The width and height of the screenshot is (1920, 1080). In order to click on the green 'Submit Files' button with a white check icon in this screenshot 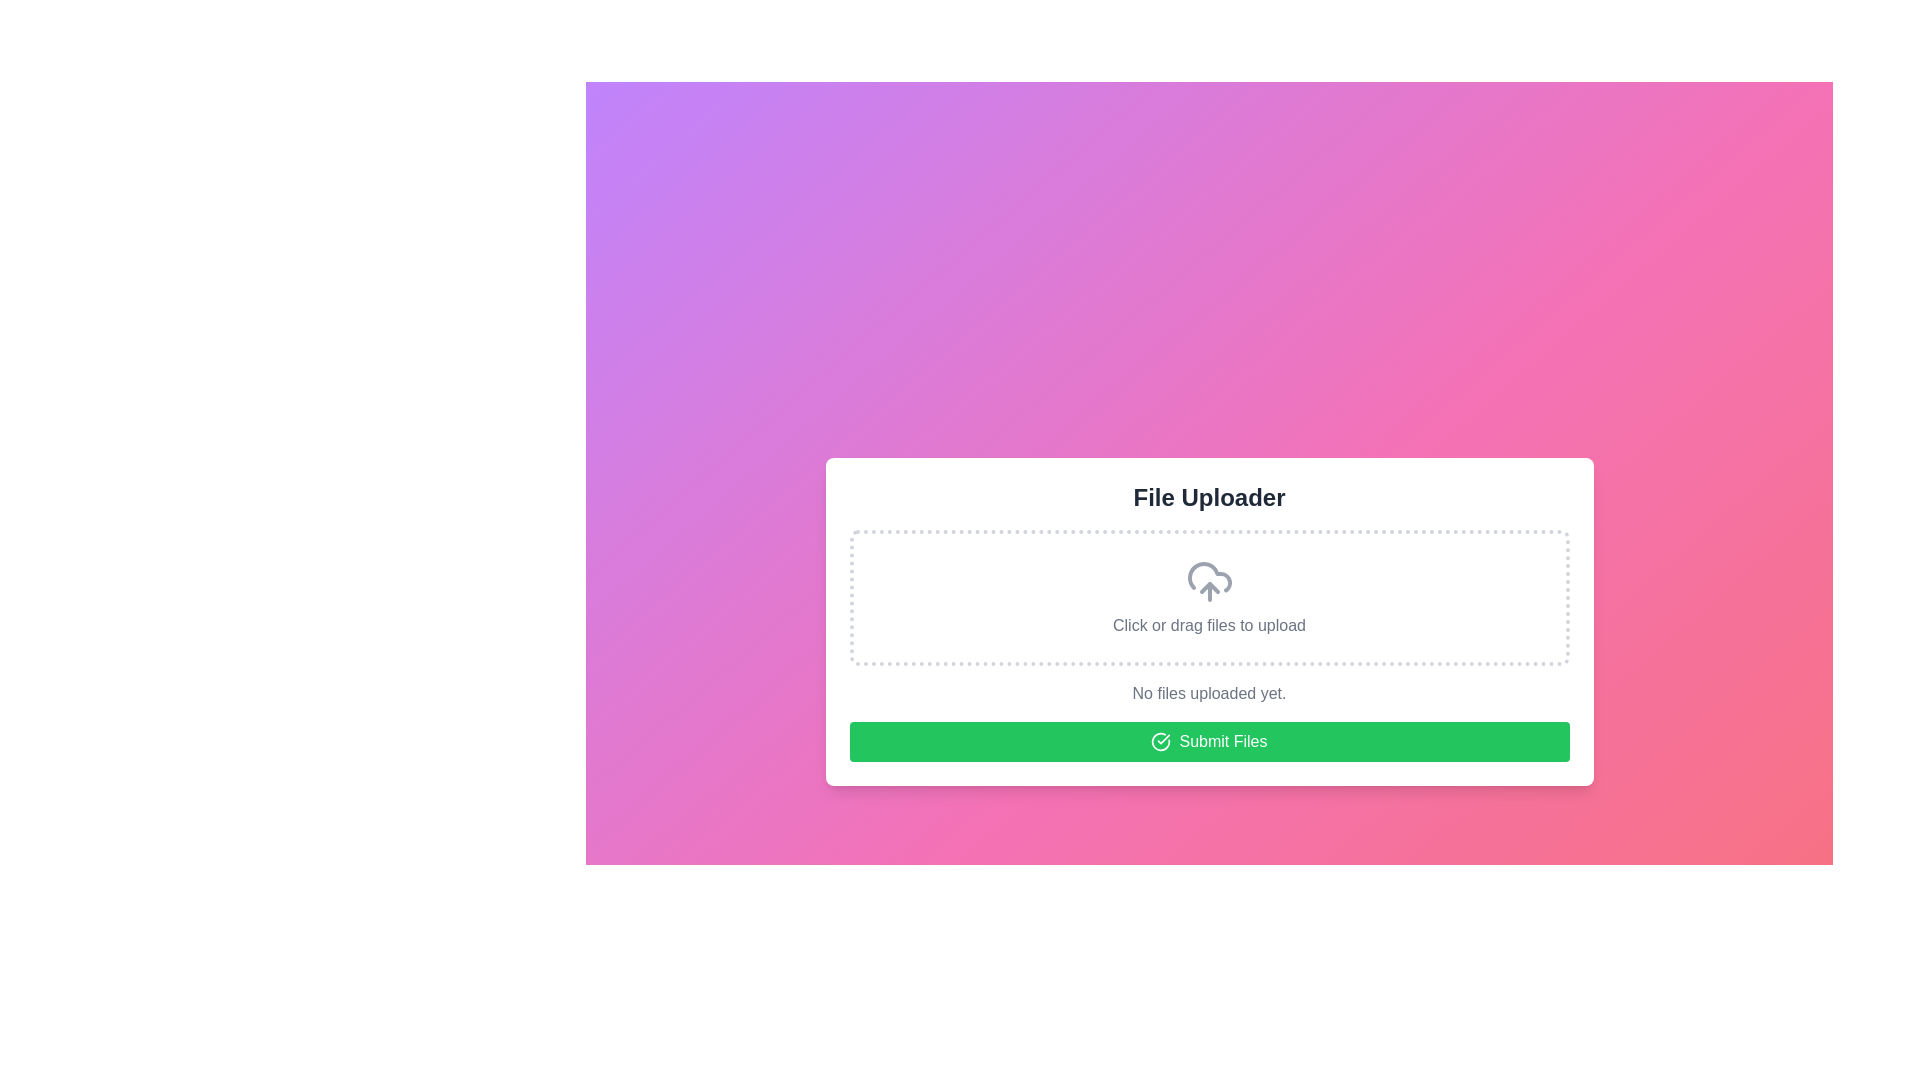, I will do `click(1208, 741)`.